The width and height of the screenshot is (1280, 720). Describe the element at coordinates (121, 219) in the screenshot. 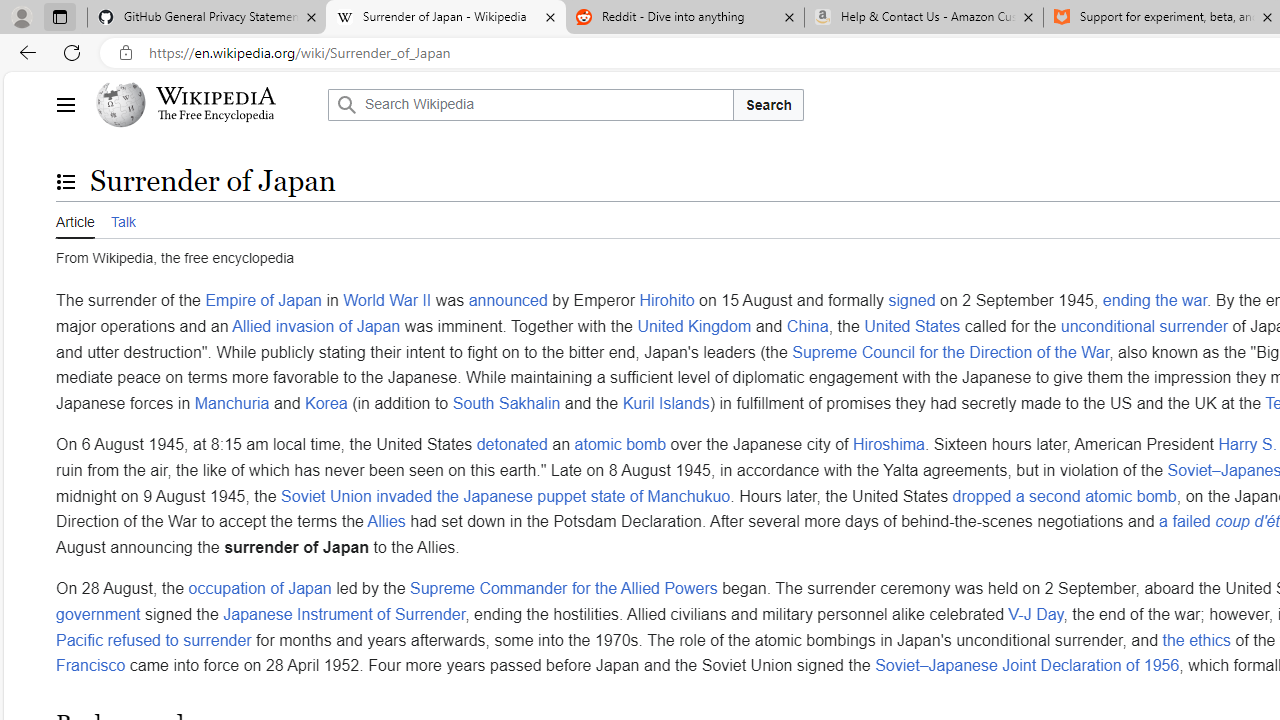

I see `'Talk'` at that location.